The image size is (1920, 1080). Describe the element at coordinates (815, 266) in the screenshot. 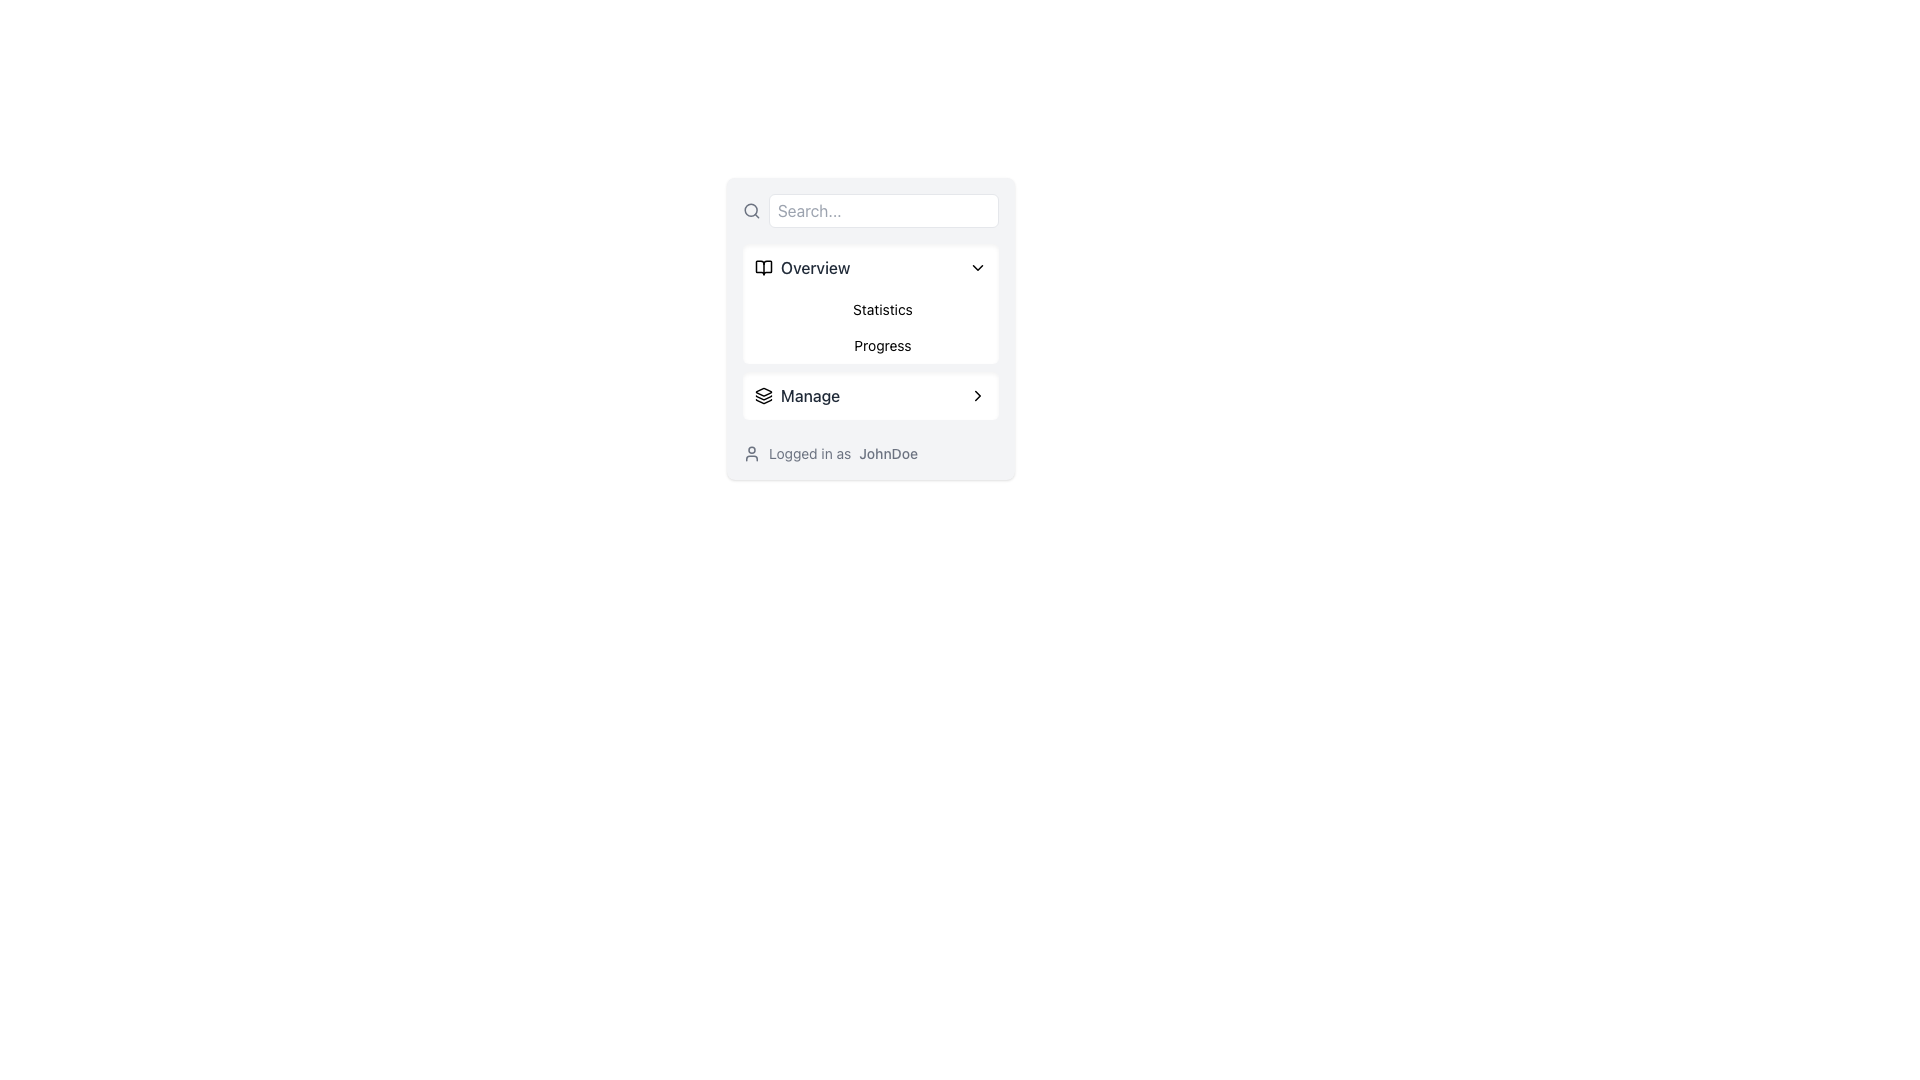

I see `the 'Overview' text label` at that location.